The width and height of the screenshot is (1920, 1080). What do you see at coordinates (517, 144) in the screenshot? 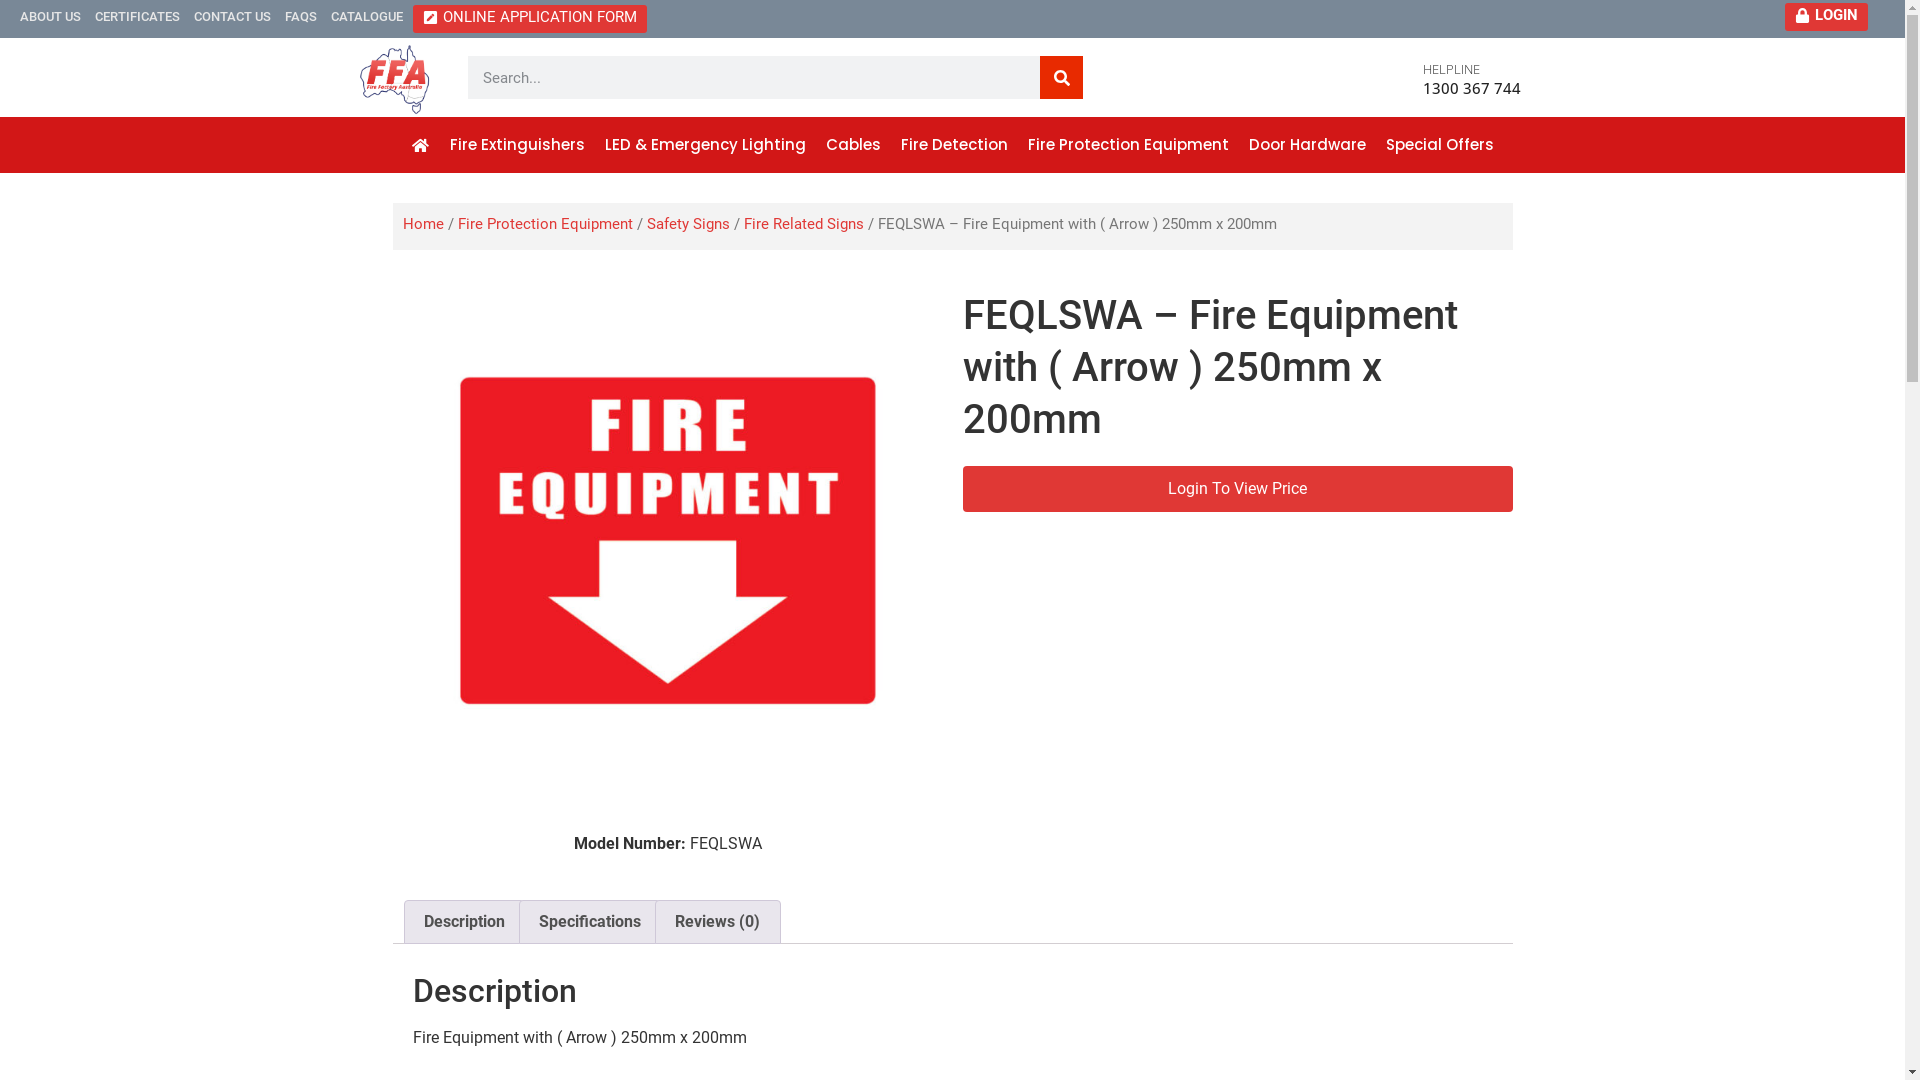
I see `'Fire Extinguishers'` at bounding box center [517, 144].